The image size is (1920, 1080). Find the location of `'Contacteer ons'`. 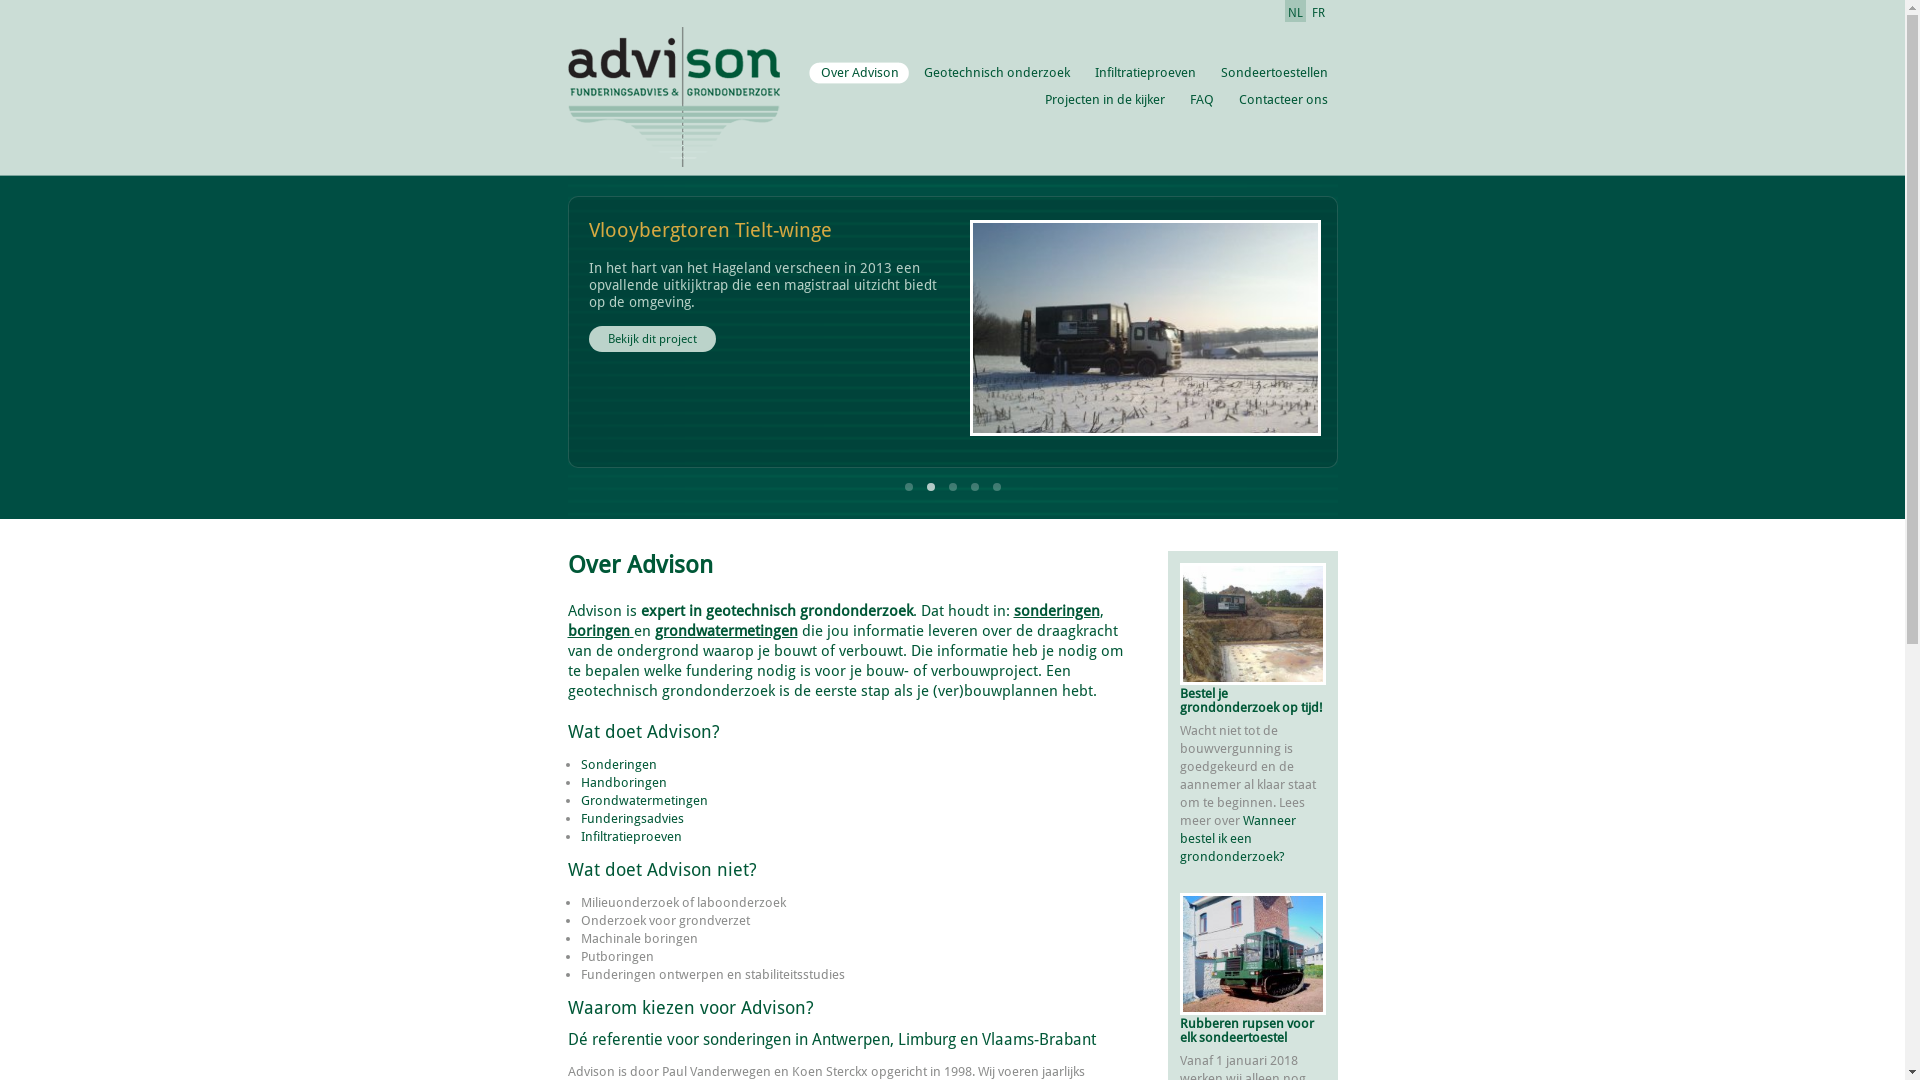

'Contacteer ons' is located at coordinates (1281, 100).